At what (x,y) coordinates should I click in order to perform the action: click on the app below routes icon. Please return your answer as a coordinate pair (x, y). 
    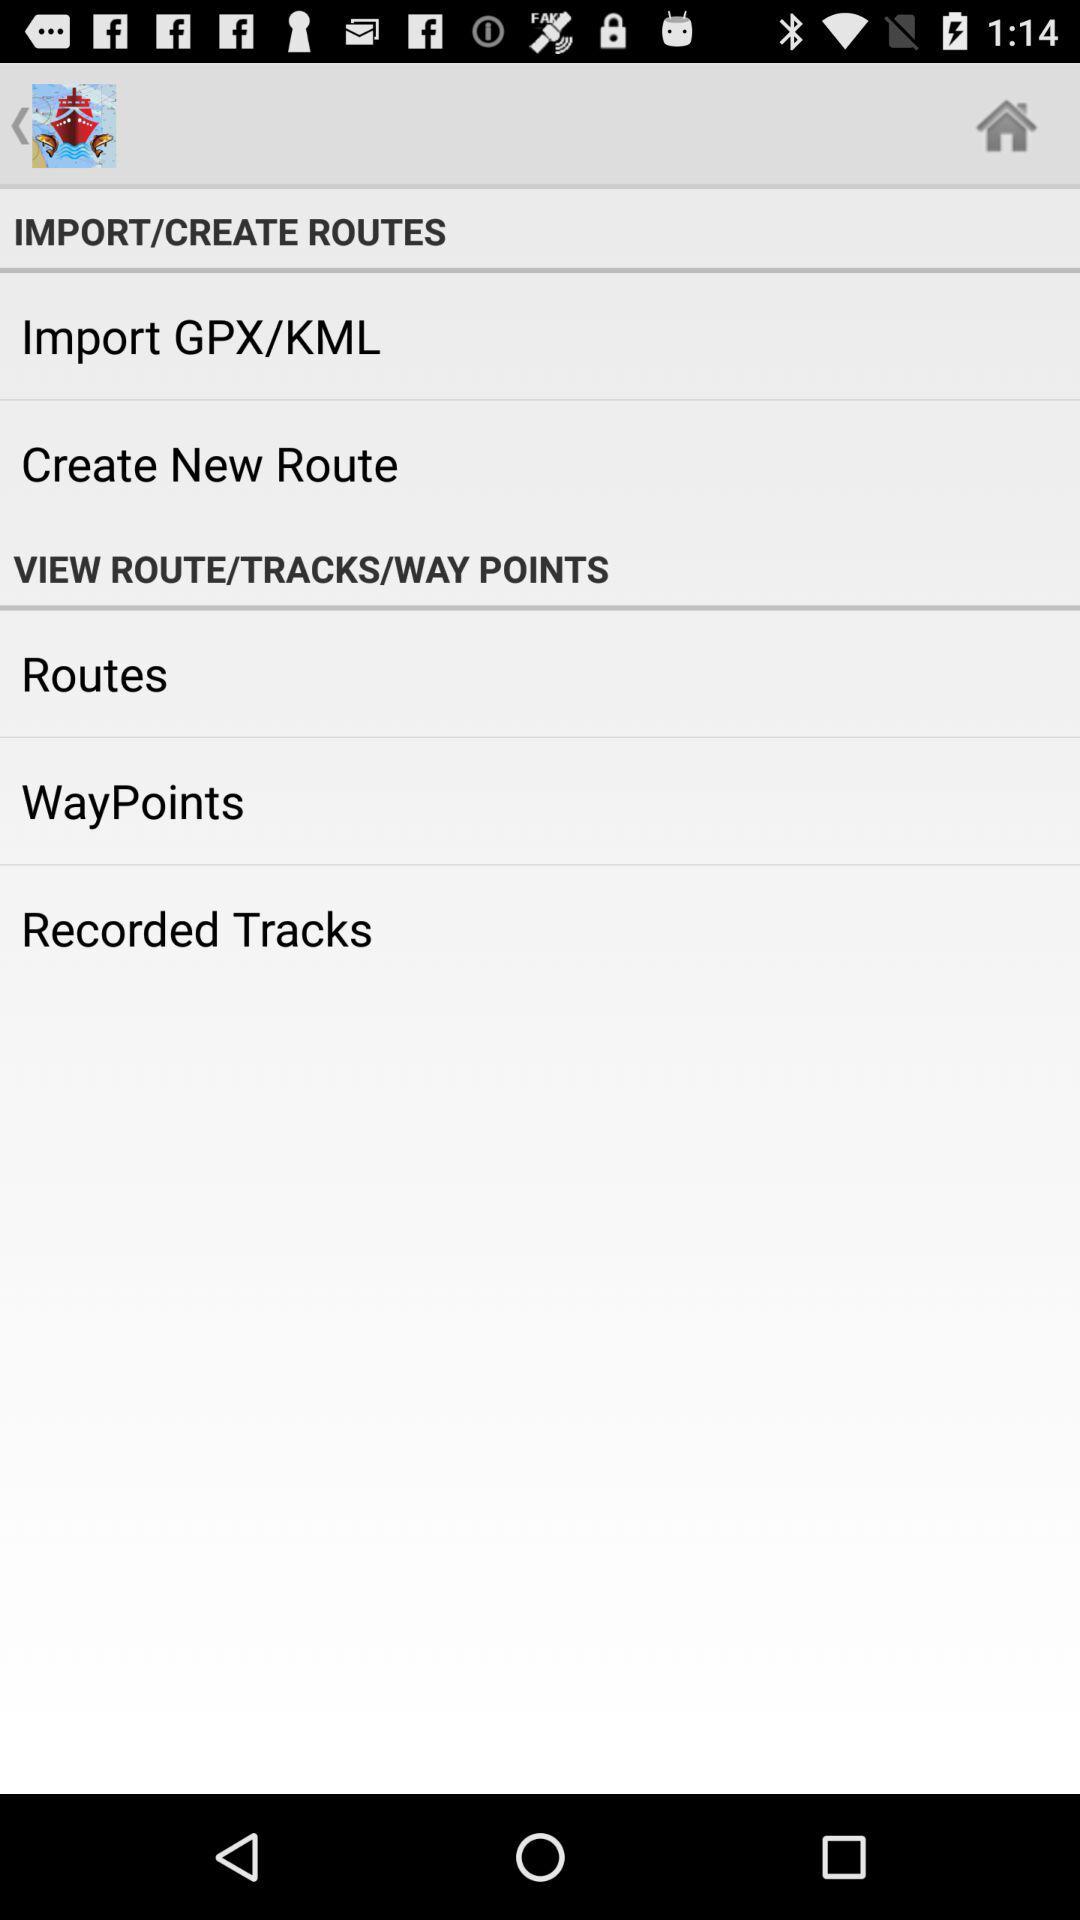
    Looking at the image, I should click on (540, 801).